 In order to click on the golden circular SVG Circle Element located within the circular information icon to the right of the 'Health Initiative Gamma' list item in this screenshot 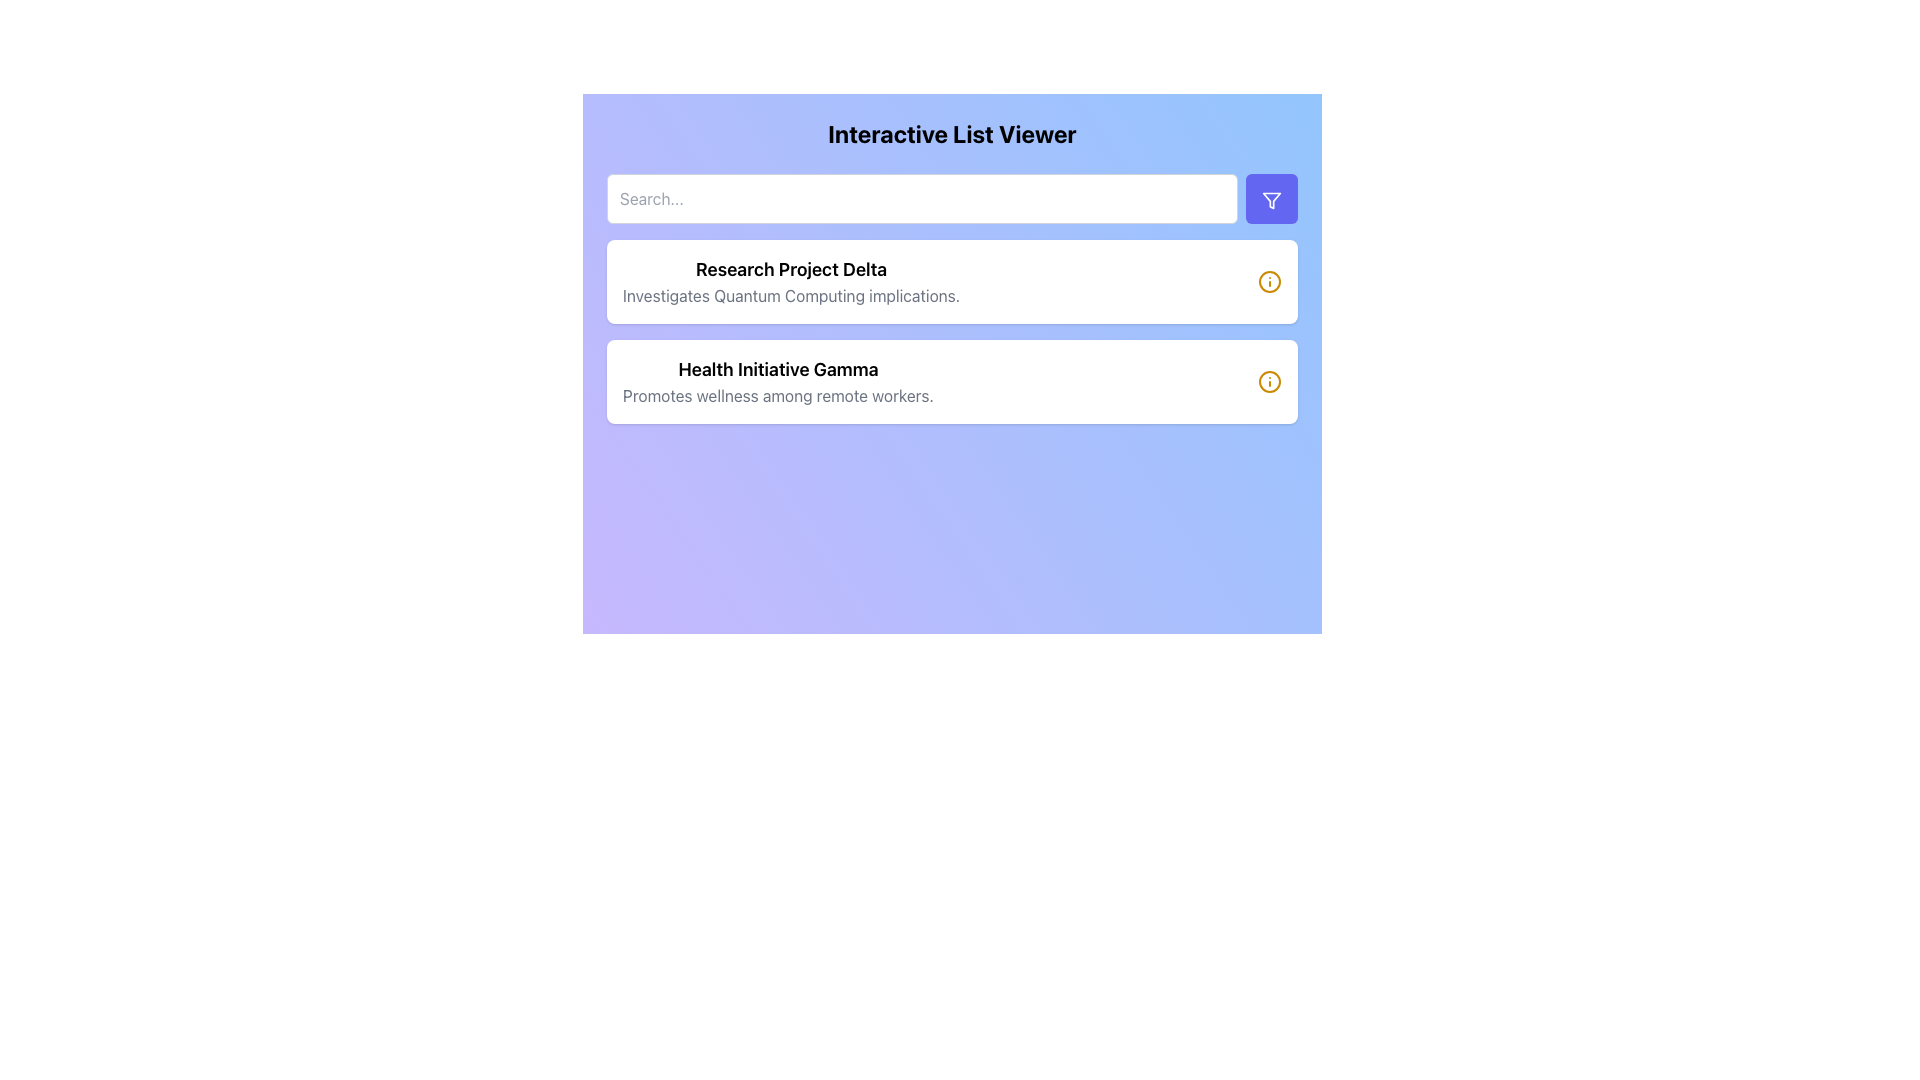, I will do `click(1269, 281)`.